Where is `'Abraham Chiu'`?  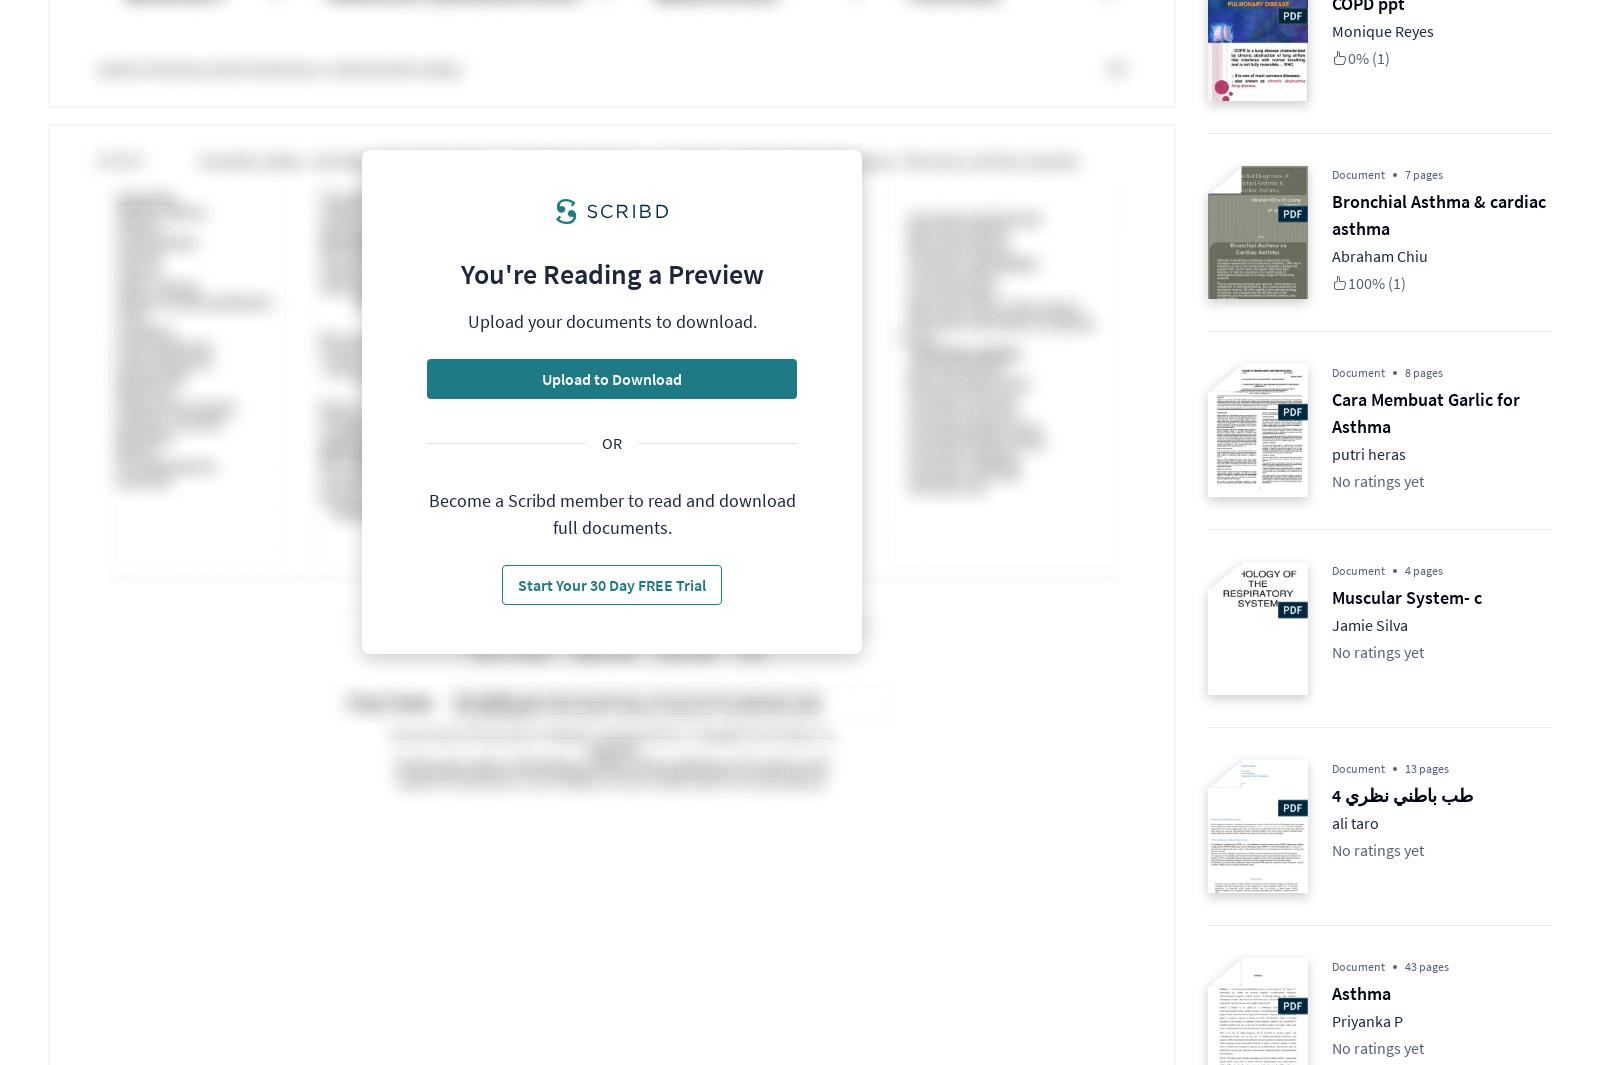 'Abraham Chiu' is located at coordinates (1379, 255).